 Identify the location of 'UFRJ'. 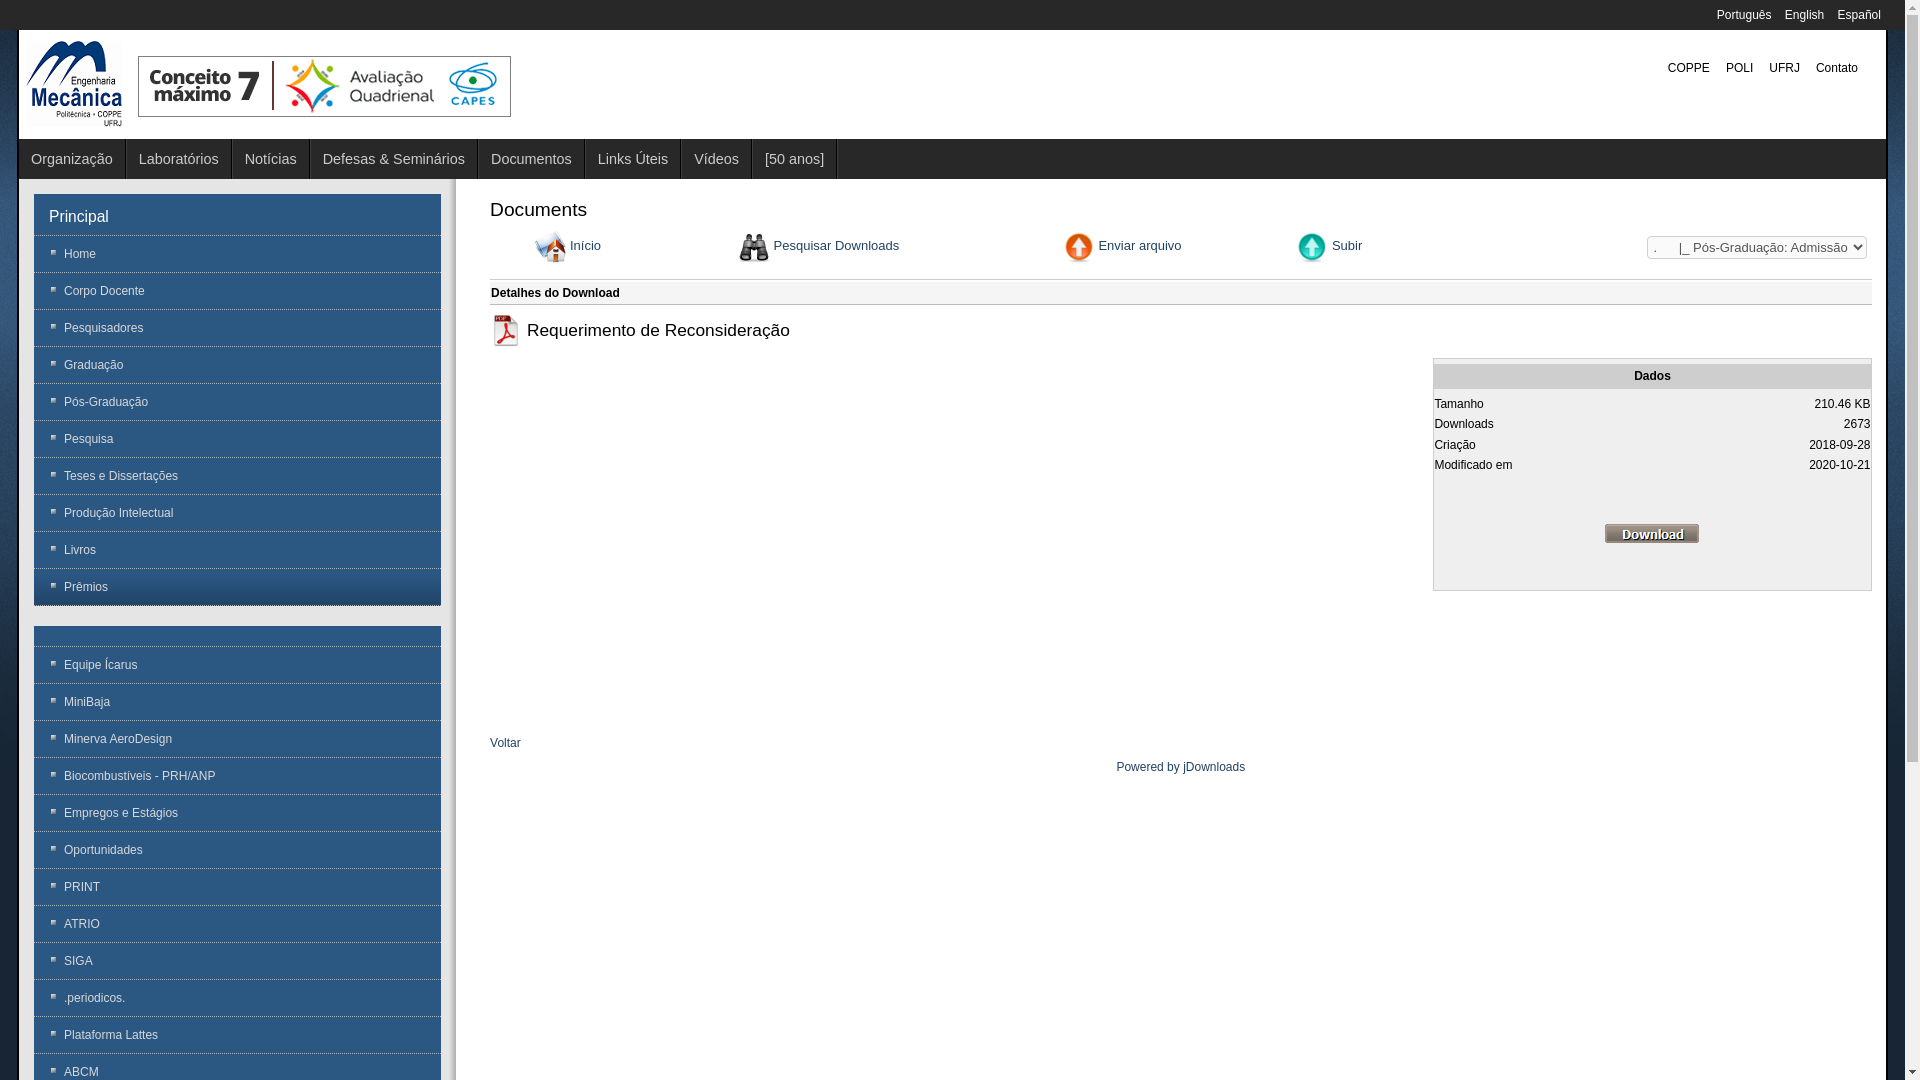
(1784, 67).